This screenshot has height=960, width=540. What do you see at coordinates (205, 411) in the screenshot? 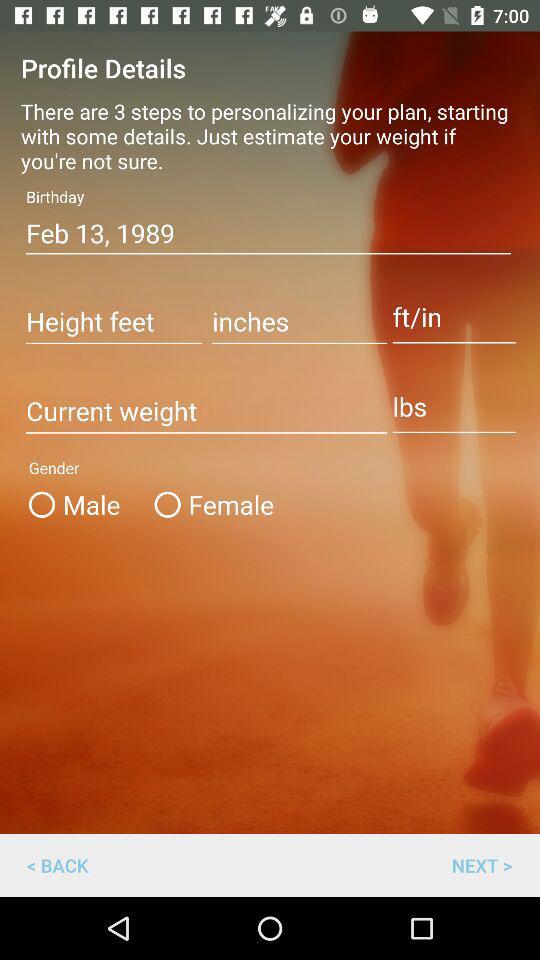
I see `icon next to lbs item` at bounding box center [205, 411].